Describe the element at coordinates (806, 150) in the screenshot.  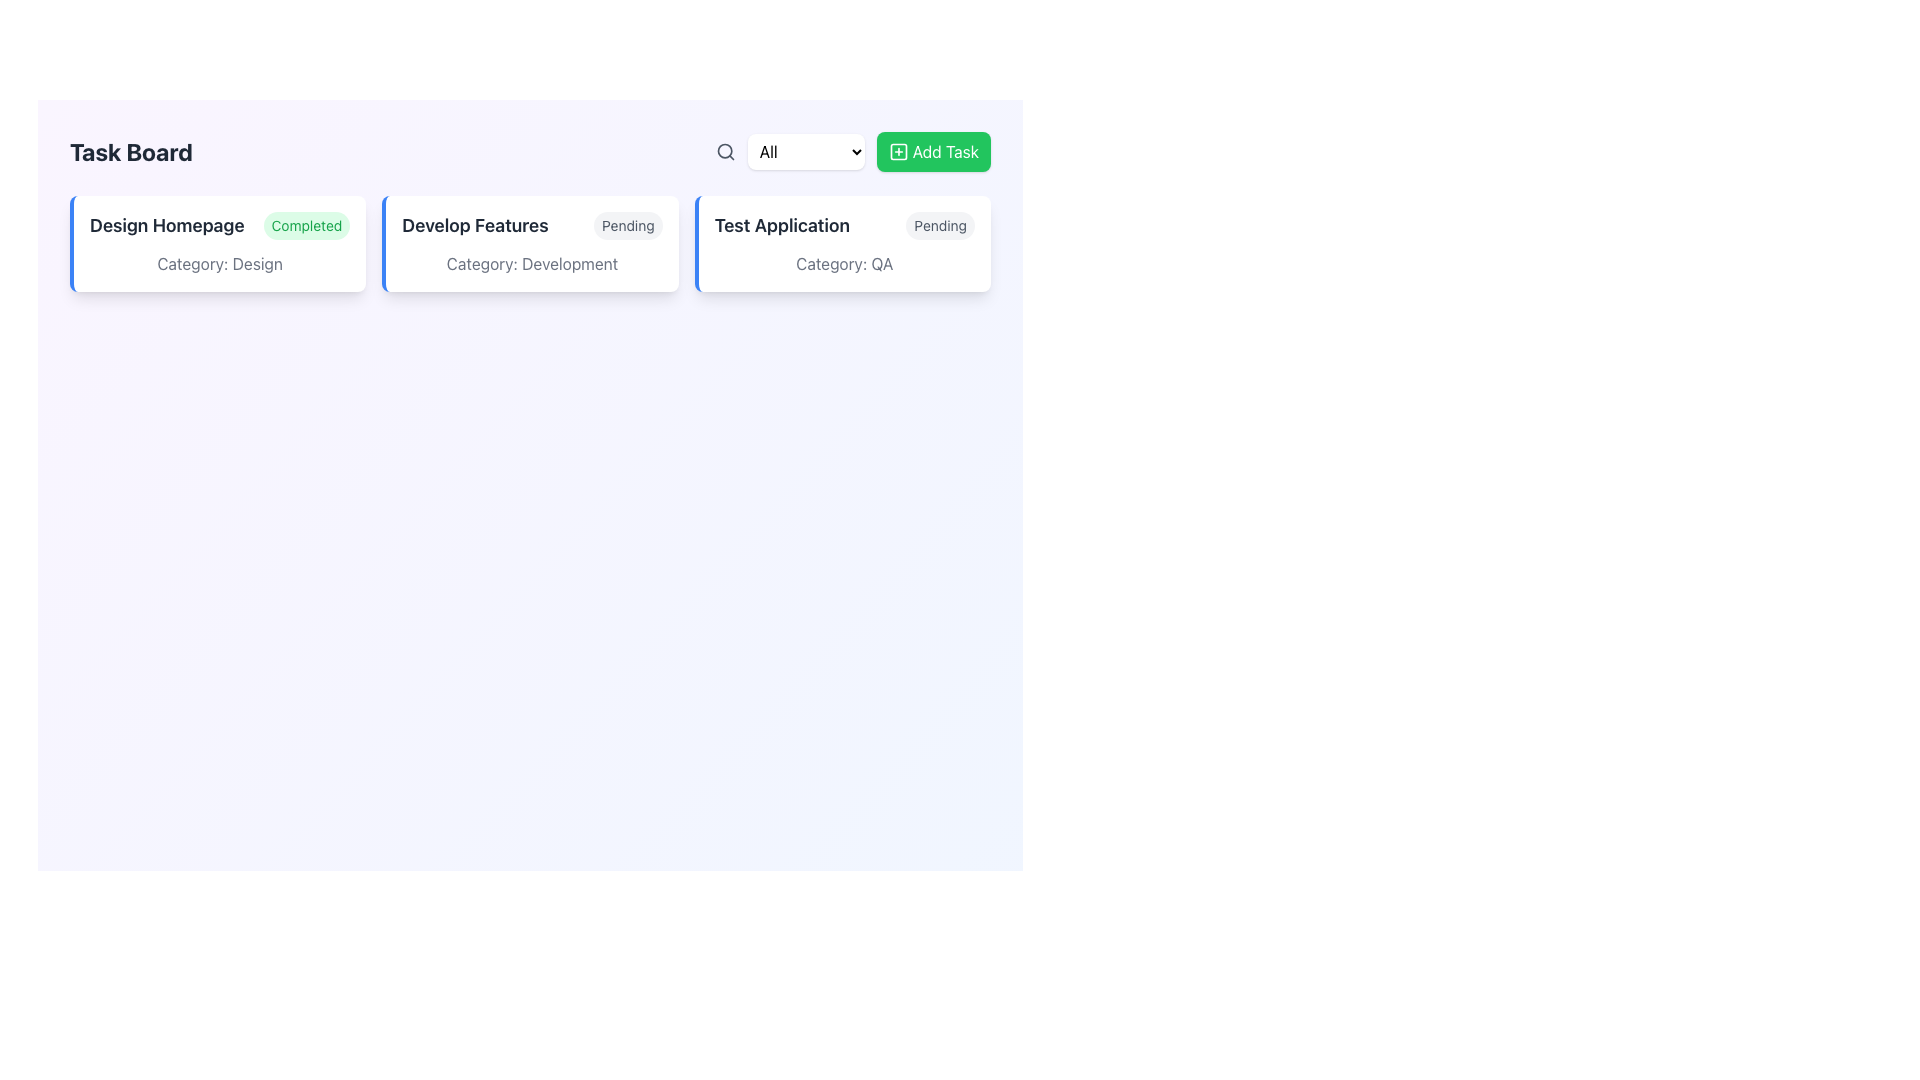
I see `the filter dropdown menu located in the upper right area of the UI` at that location.